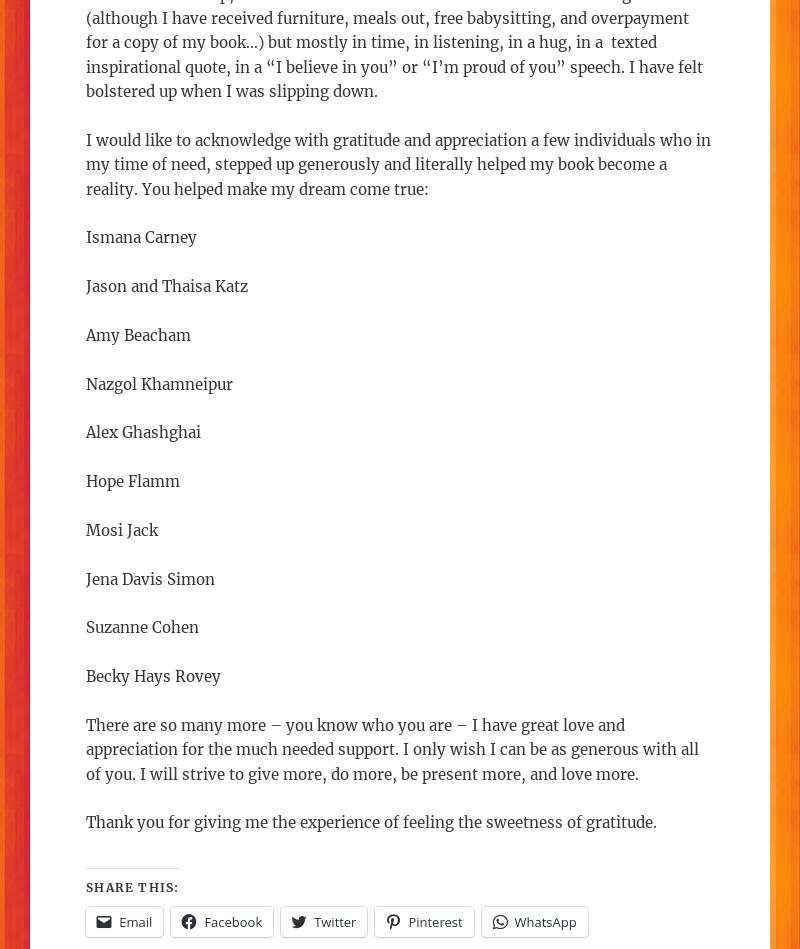 The image size is (800, 949). What do you see at coordinates (131, 885) in the screenshot?
I see `'Share this:'` at bounding box center [131, 885].